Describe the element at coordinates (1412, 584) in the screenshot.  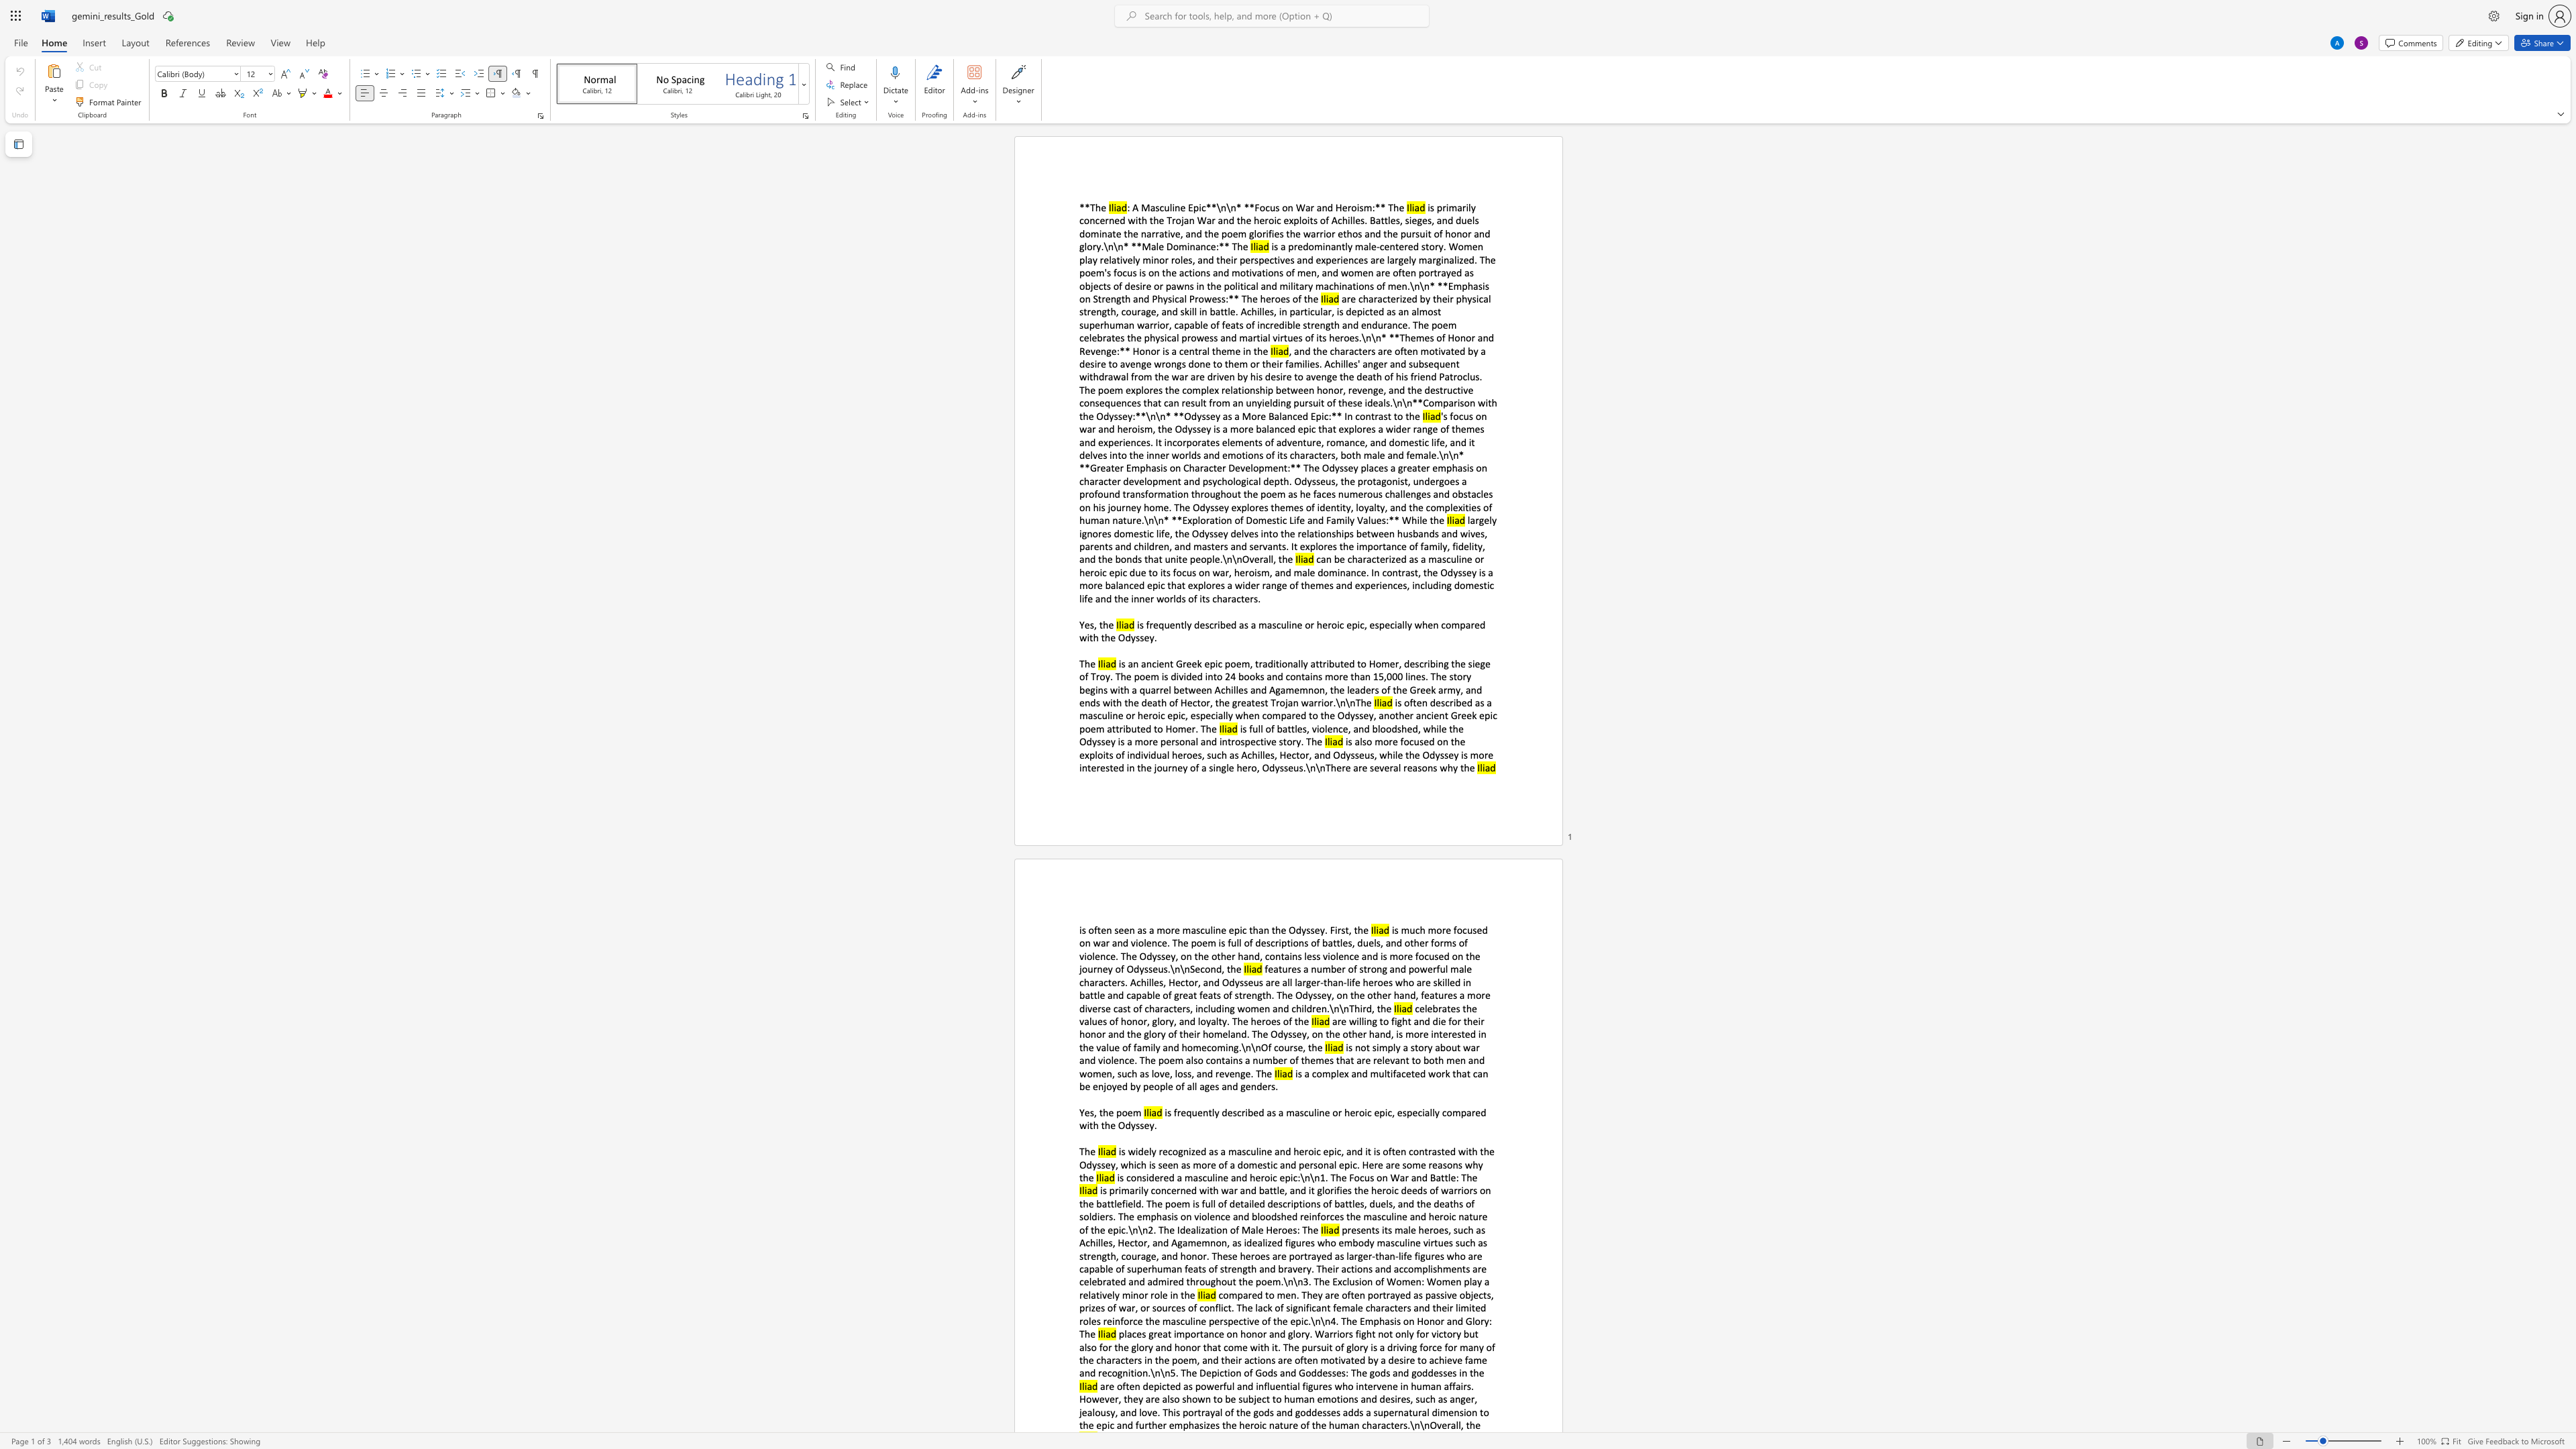
I see `the subset text "including domestic life and the" within the text "can be characterized as a masculine or heroic epic due to its focus on war, heroism, and male dominance. In contrast, the Odyssey is a more balanced epic that explores a wider range of themes and experiences, including domestic life and the inner worlds of its characters."` at that location.